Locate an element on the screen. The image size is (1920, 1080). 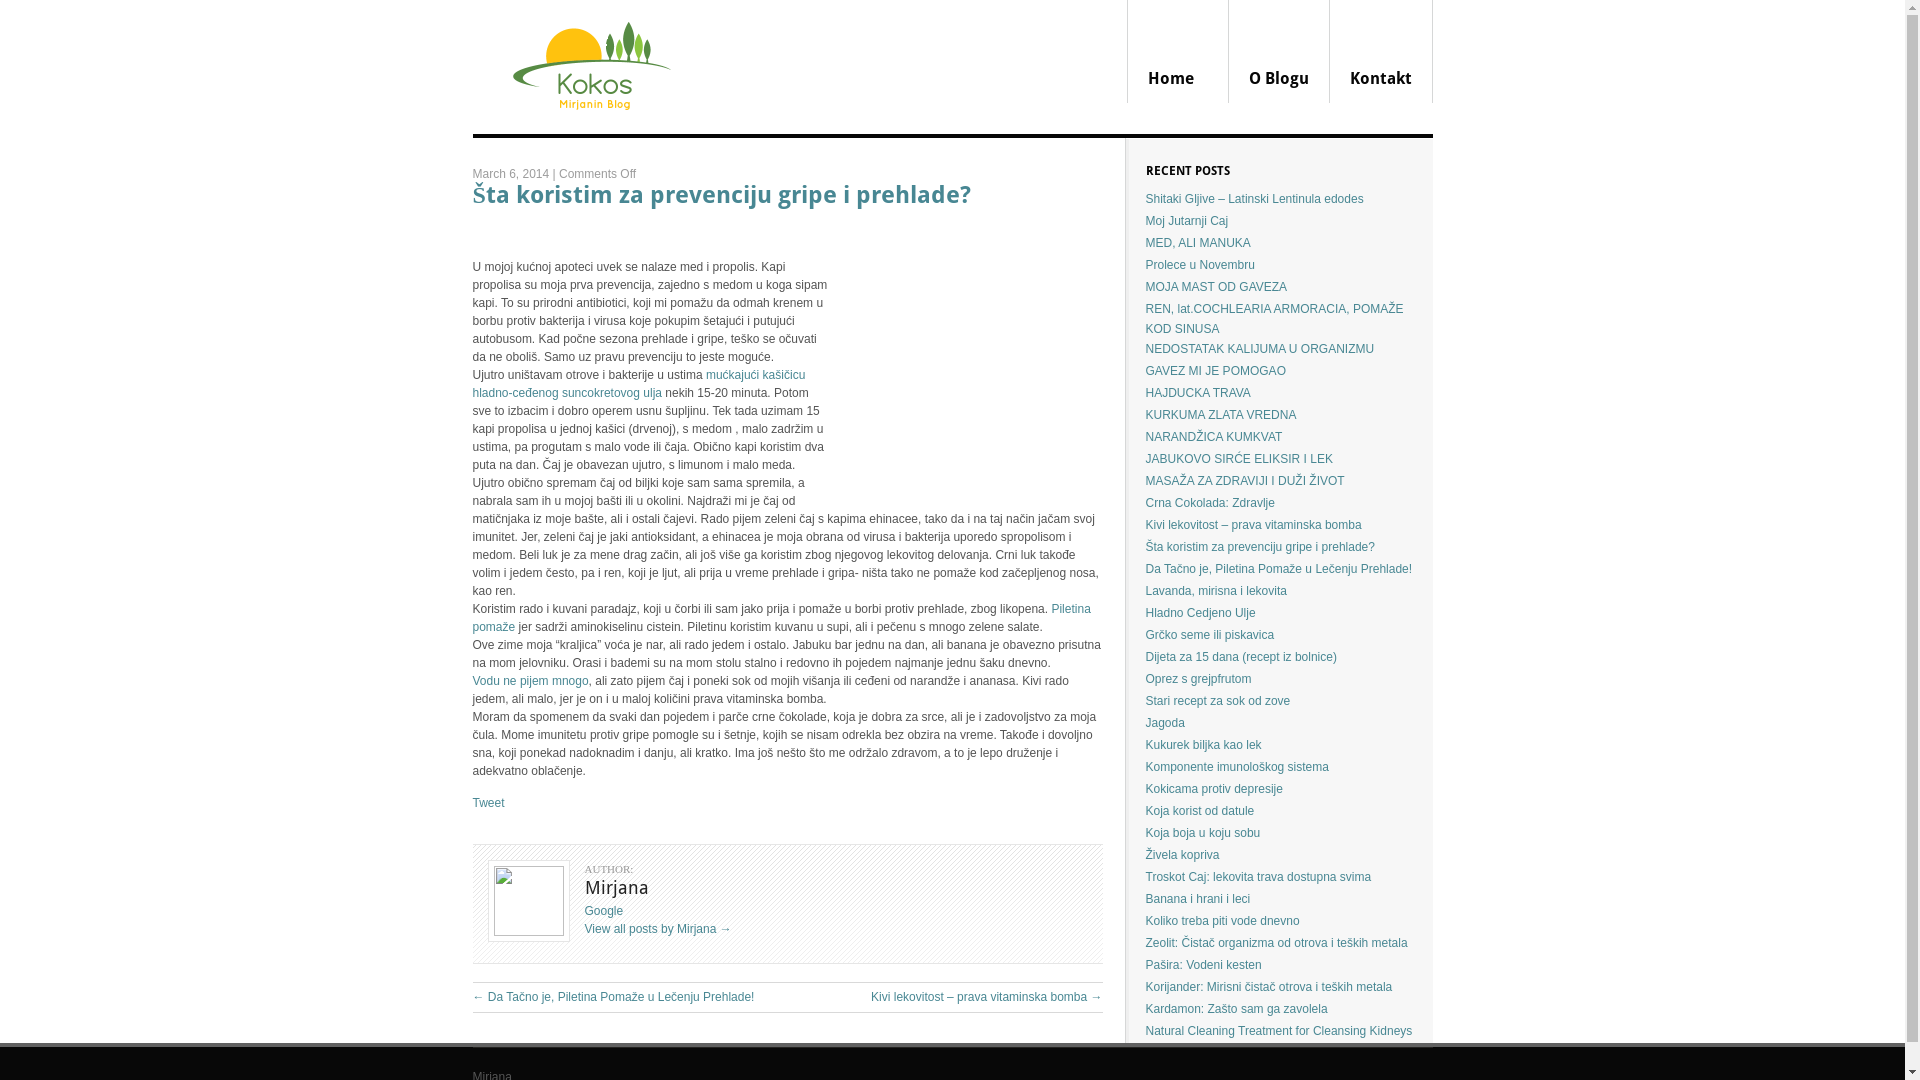
'MED, ALI MANUKA' is located at coordinates (1146, 242).